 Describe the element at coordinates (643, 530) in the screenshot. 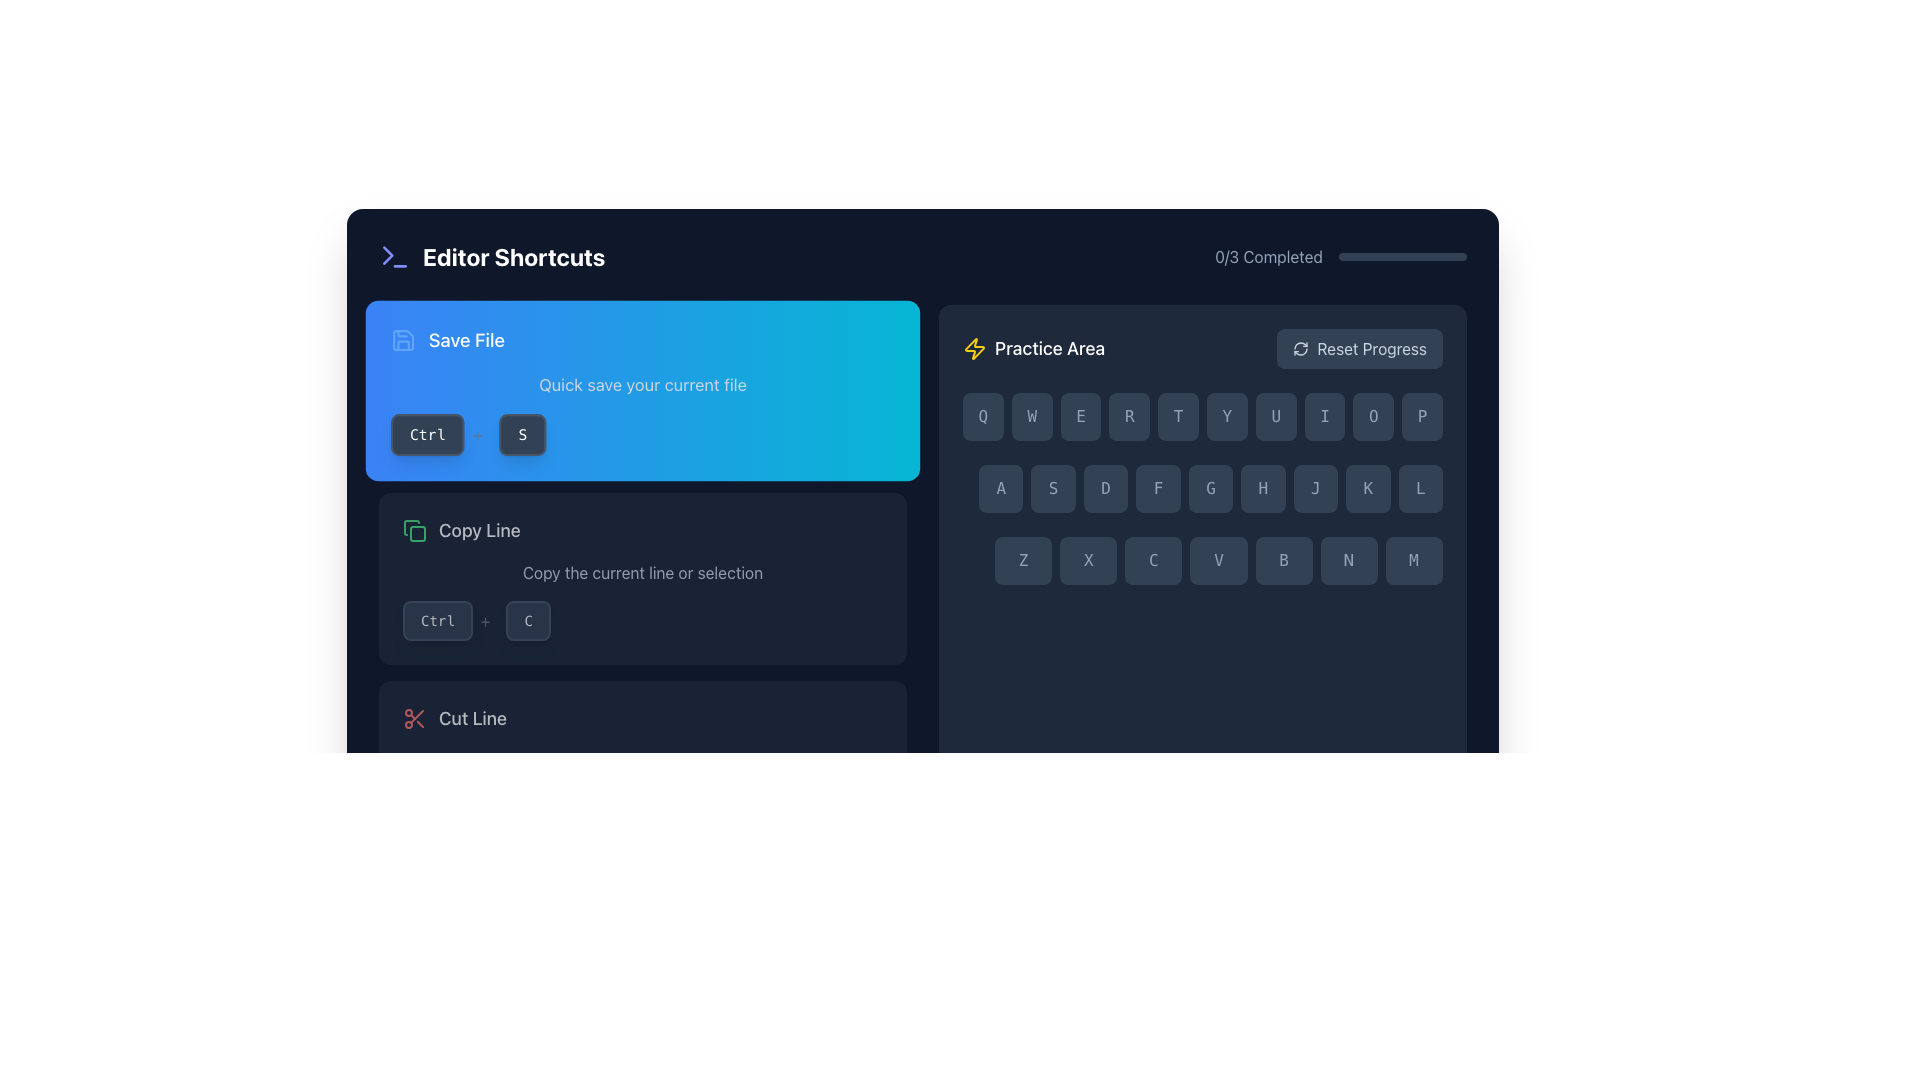

I see `the 'Copy Line' button, which is centrally placed below the 'Save File' section` at that location.